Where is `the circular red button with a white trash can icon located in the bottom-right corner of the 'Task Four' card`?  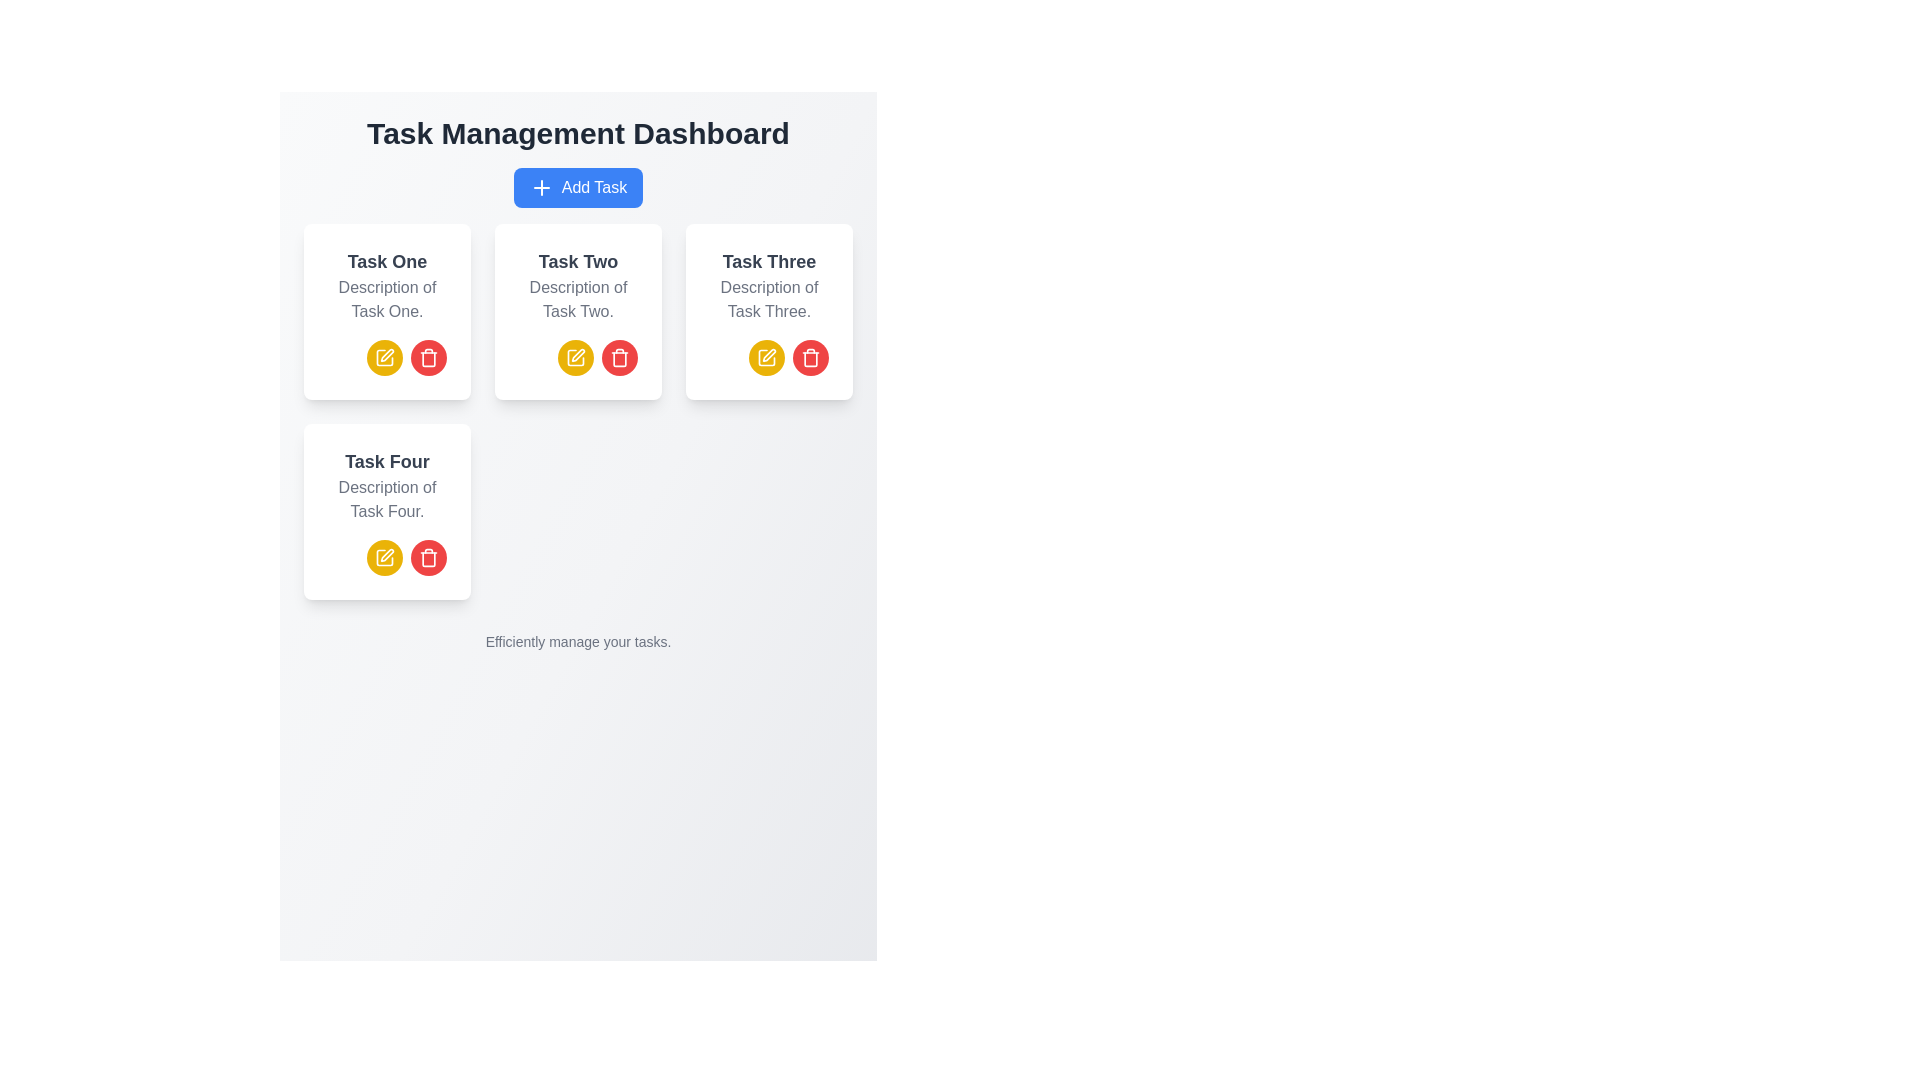 the circular red button with a white trash can icon located in the bottom-right corner of the 'Task Four' card is located at coordinates (427, 558).